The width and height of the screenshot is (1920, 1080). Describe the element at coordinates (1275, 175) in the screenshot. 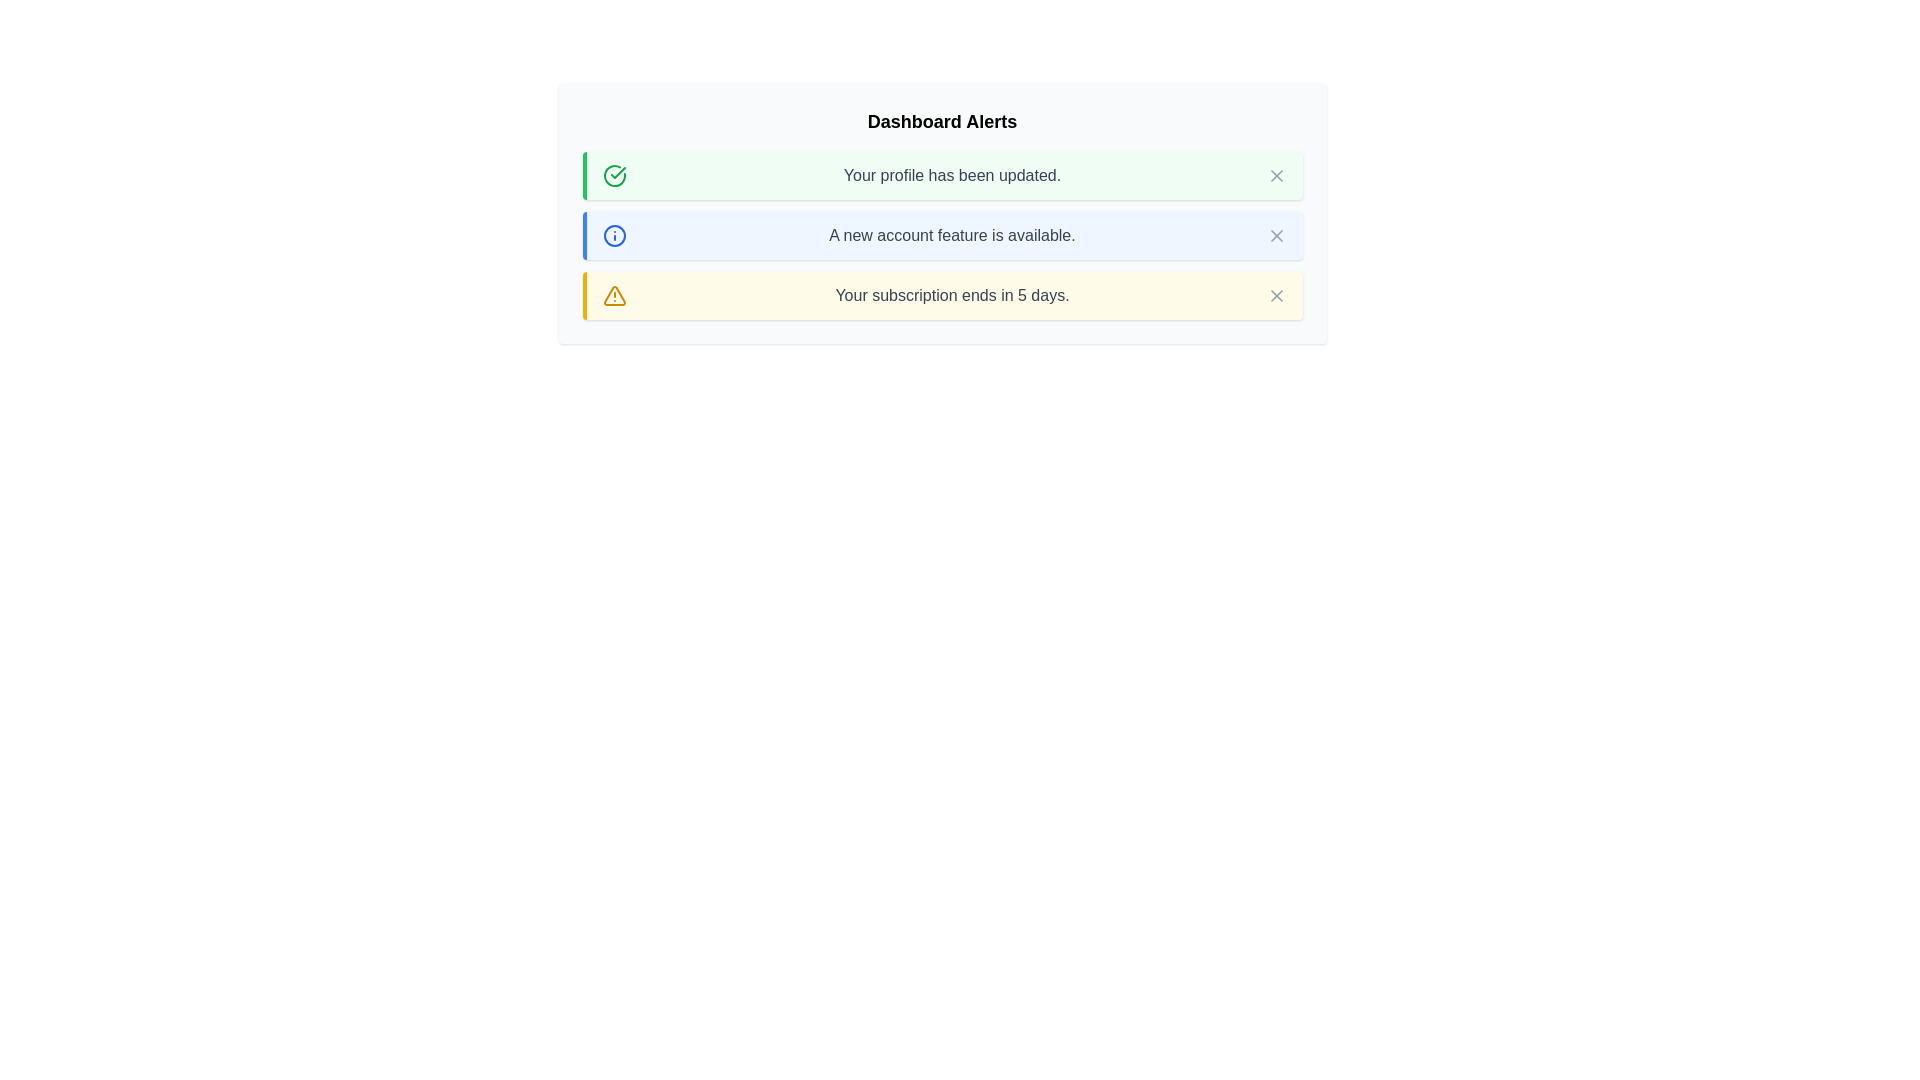

I see `the close or dismiss icon represented by a static 'X' symbol in the top right corner of the notification box with a light green background` at that location.